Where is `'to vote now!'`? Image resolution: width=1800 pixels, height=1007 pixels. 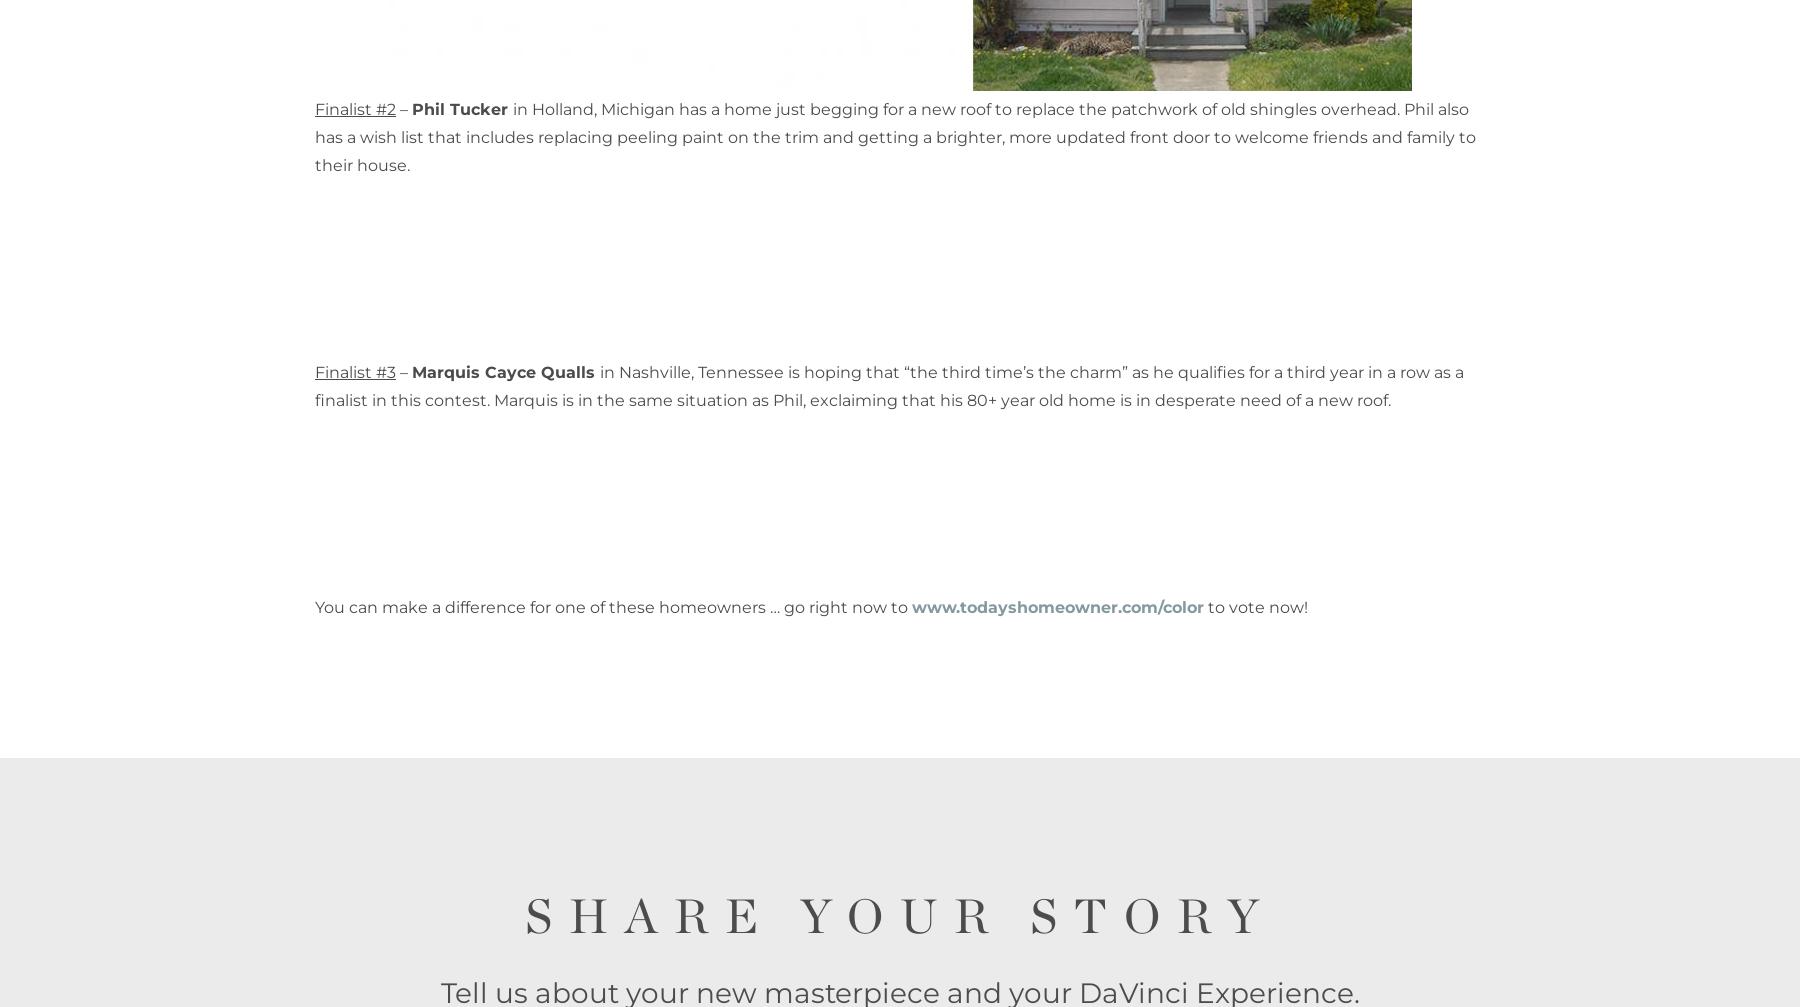
'to vote now!' is located at coordinates (1256, 606).